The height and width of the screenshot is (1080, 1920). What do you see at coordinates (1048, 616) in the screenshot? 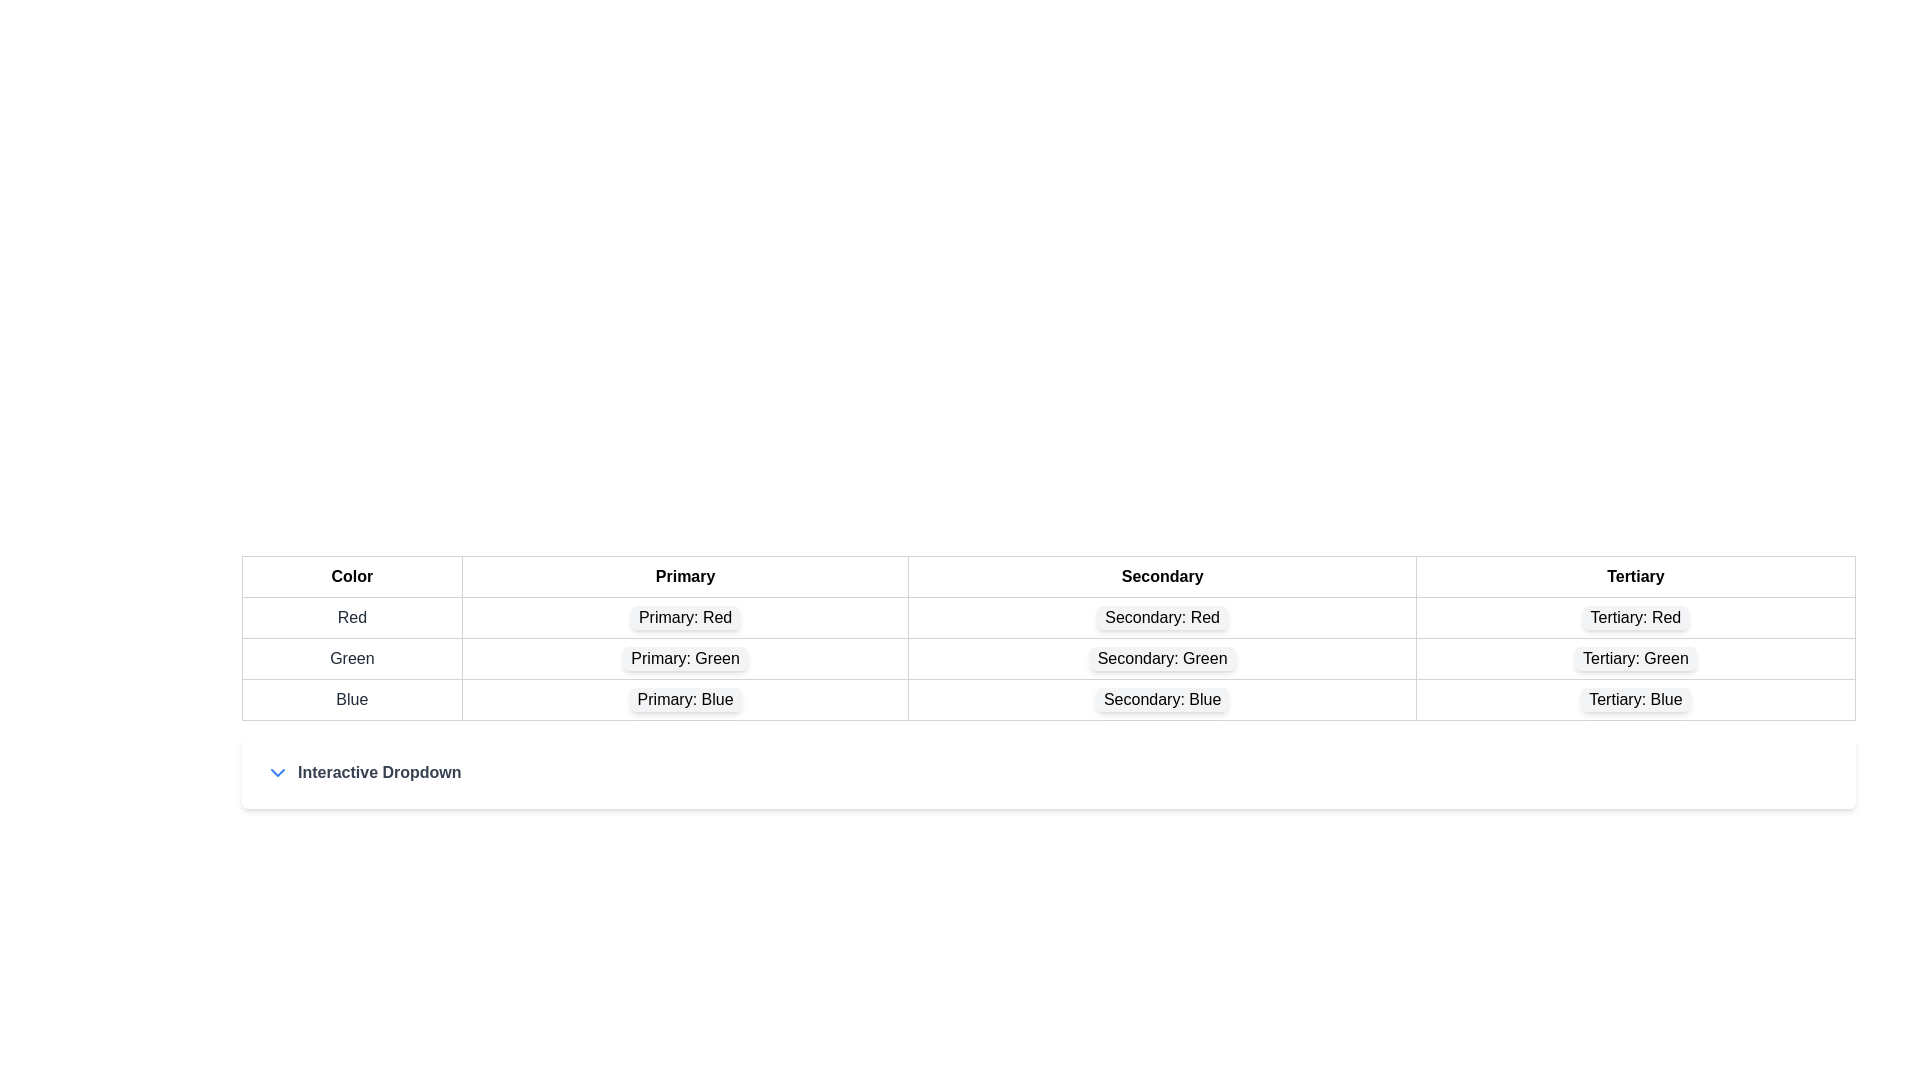
I see `the text label 'Secondary: Red' which is located in the row labeled 'Red' under the 'Secondary' column in a table-like structure` at bounding box center [1048, 616].